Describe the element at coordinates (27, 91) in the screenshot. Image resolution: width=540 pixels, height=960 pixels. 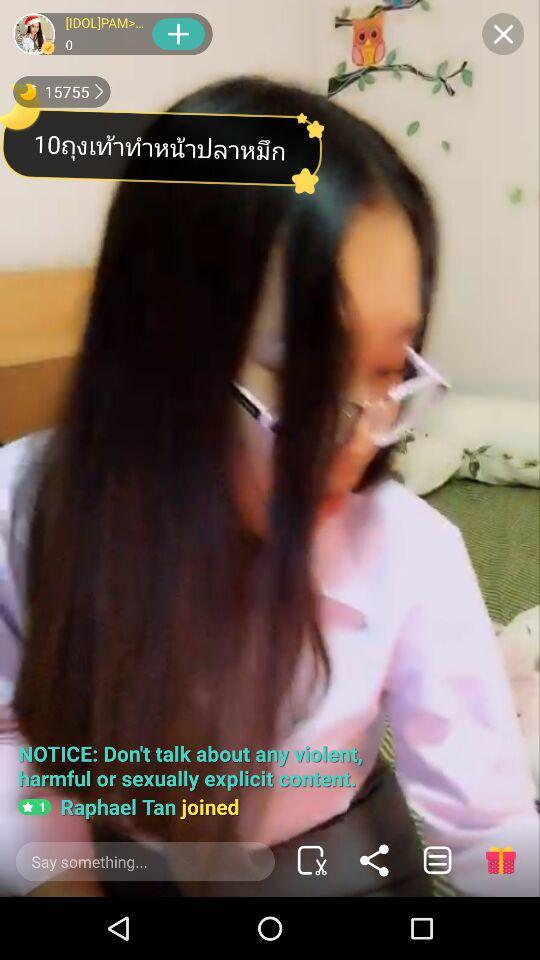
I see `the icon left to 15755` at that location.